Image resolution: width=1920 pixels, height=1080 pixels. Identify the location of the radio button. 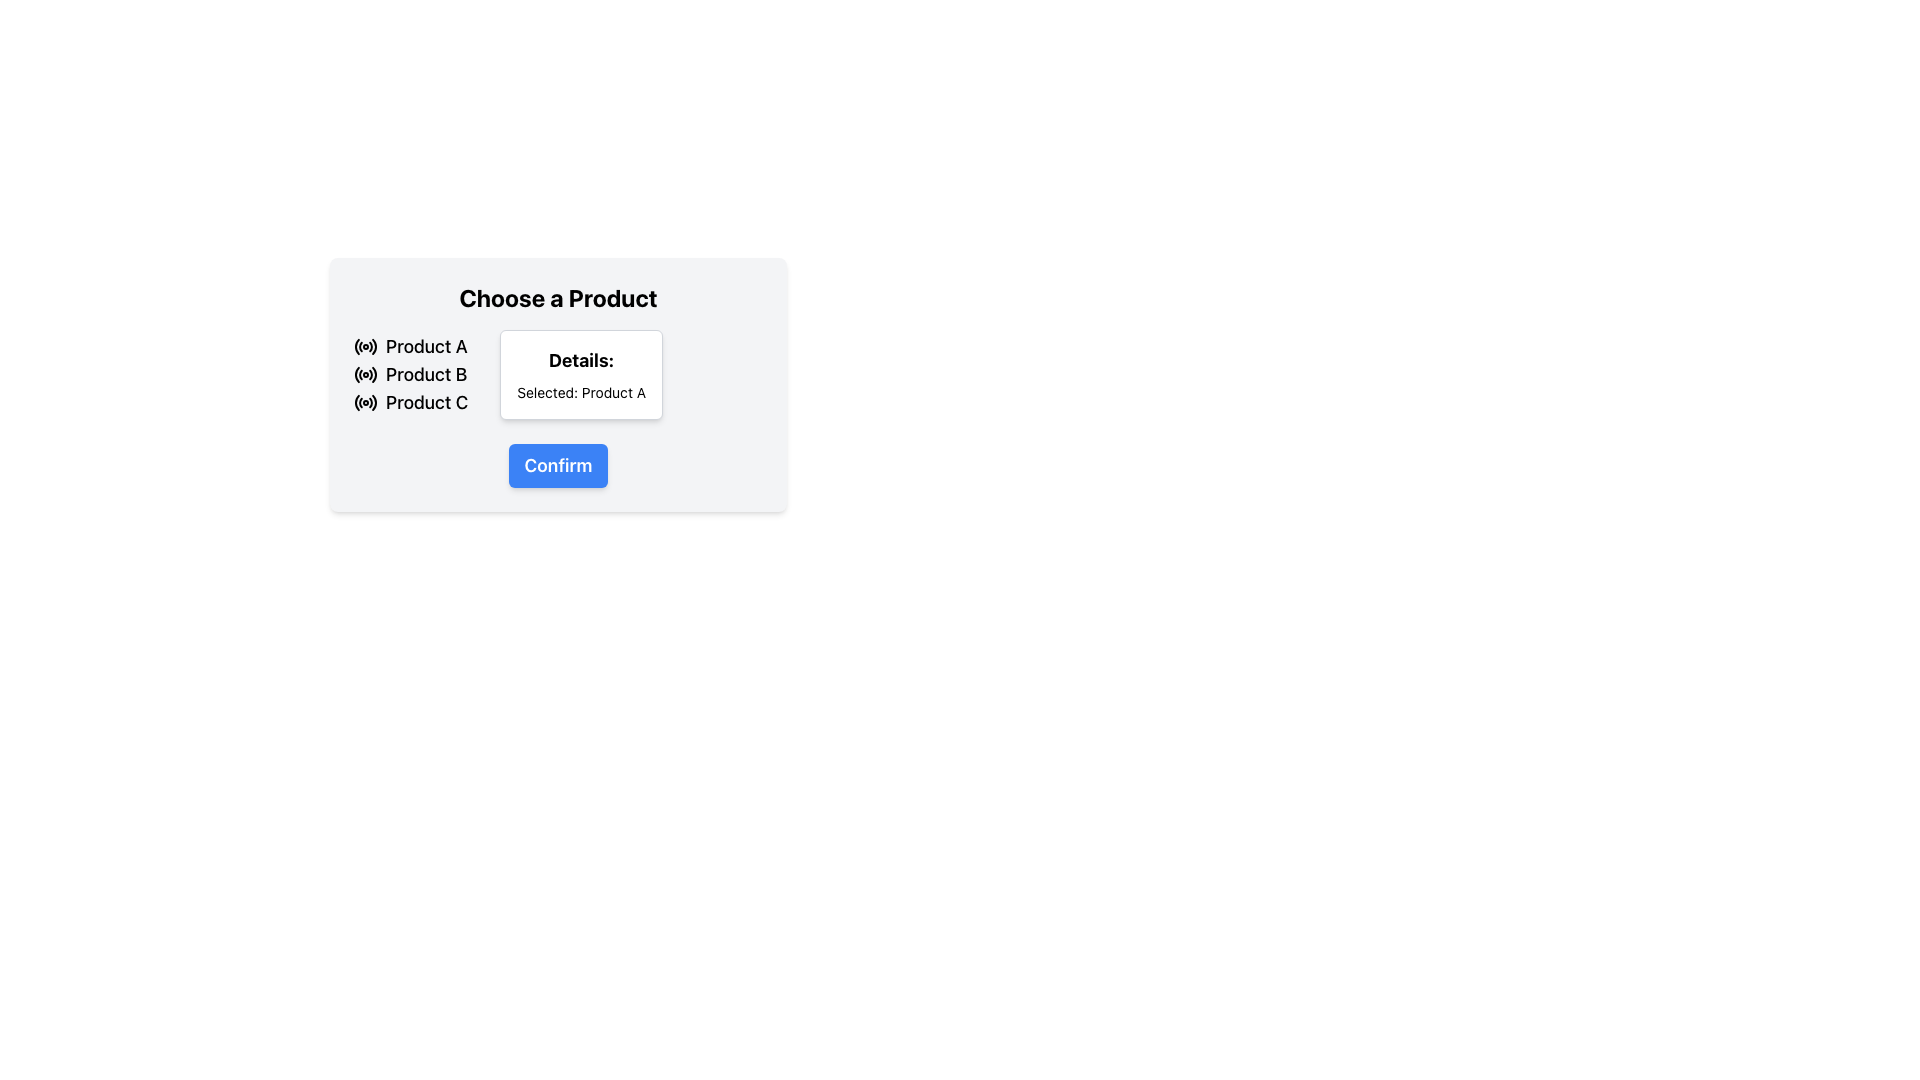
(410, 402).